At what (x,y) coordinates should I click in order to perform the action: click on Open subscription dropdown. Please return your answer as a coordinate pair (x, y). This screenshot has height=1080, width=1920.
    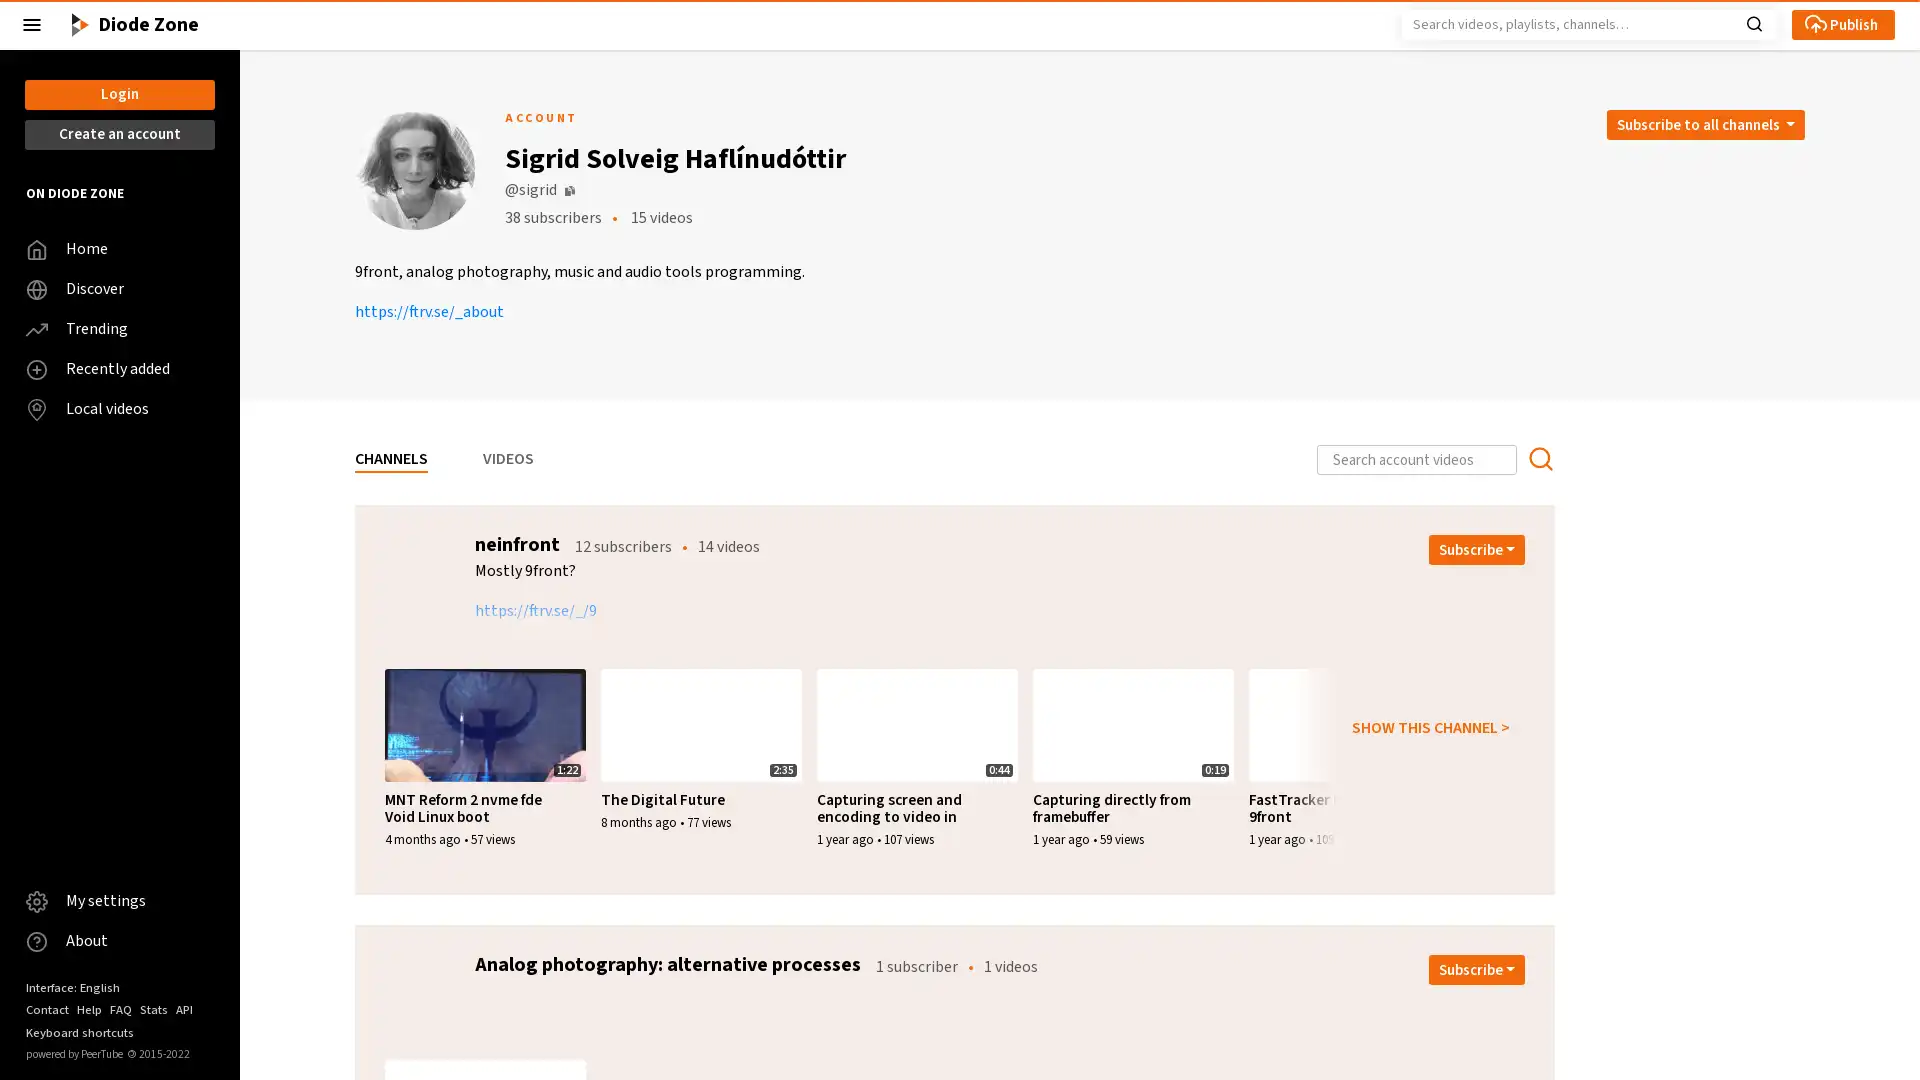
    Looking at the image, I should click on (1477, 968).